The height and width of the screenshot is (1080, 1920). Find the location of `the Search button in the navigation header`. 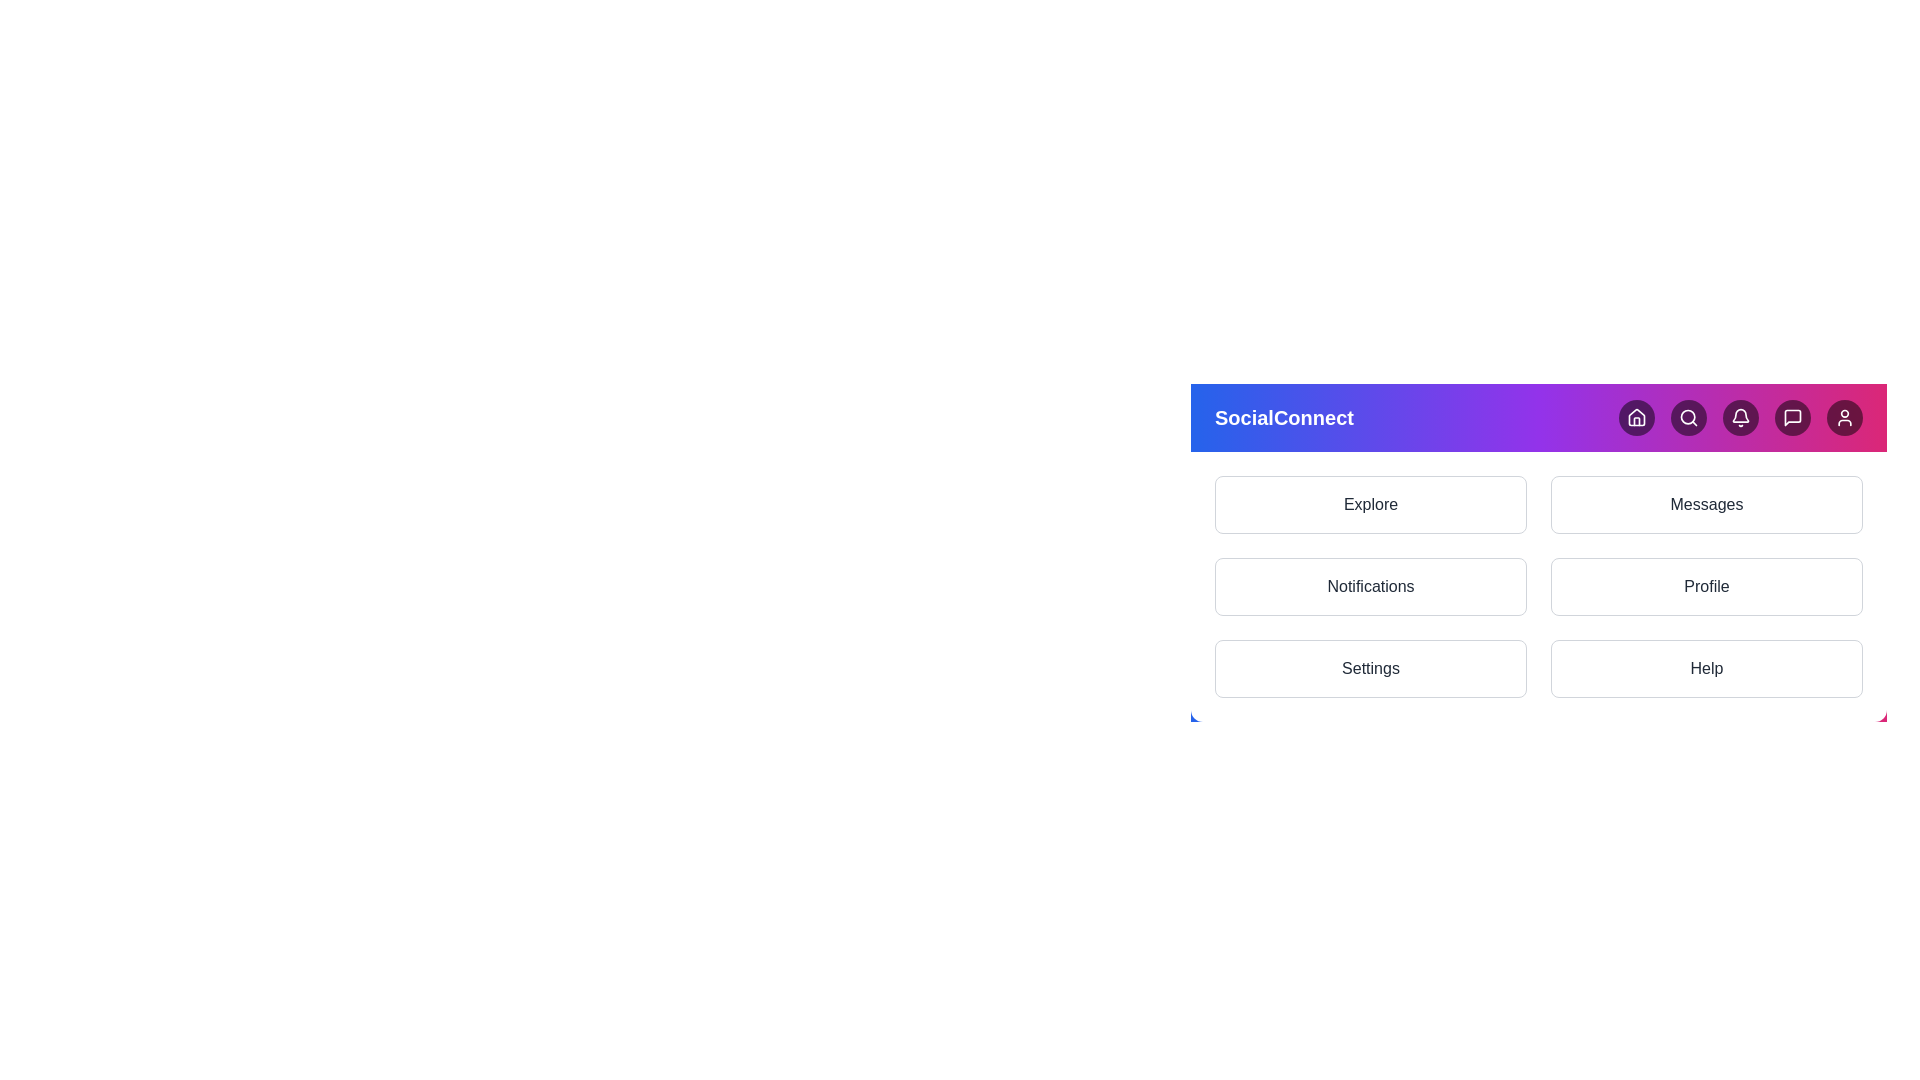

the Search button in the navigation header is located at coordinates (1688, 416).